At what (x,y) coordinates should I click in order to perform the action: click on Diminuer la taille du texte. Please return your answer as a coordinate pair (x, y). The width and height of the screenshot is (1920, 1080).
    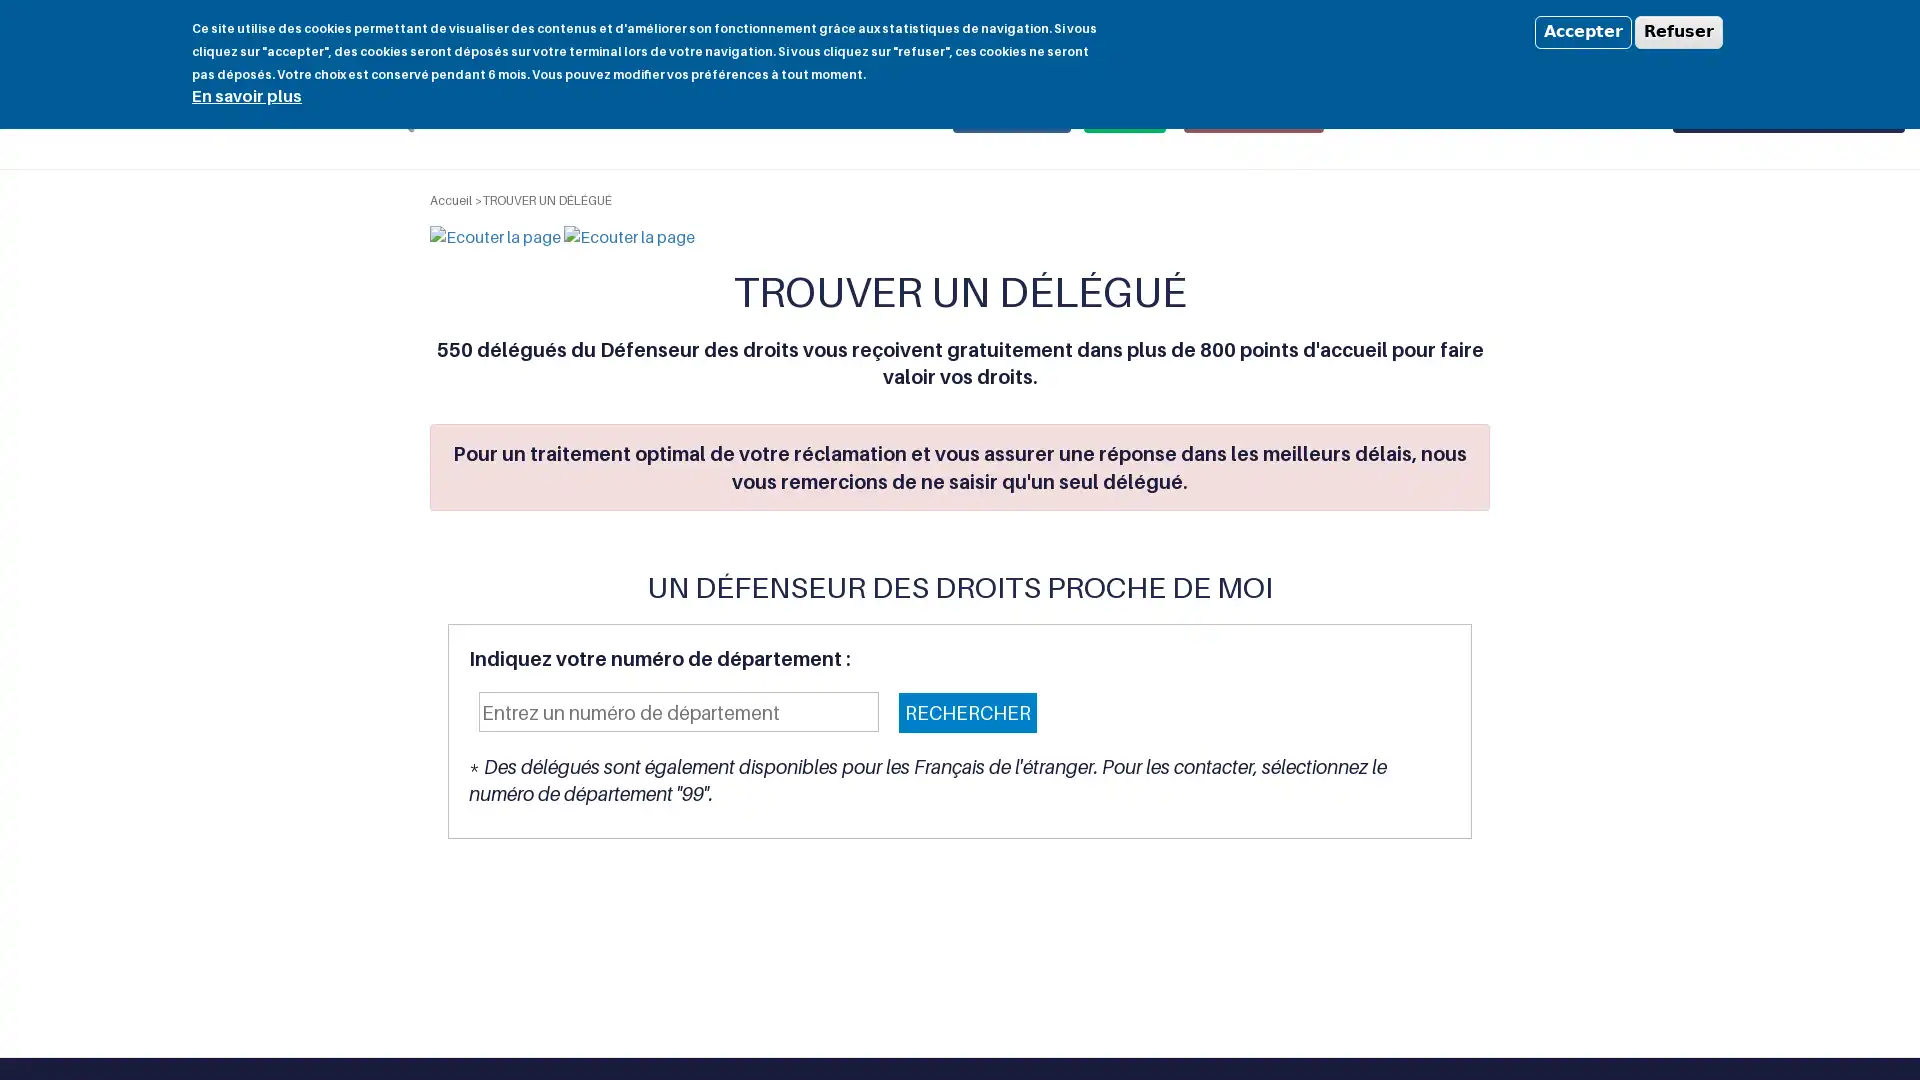
    Looking at the image, I should click on (1651, 31).